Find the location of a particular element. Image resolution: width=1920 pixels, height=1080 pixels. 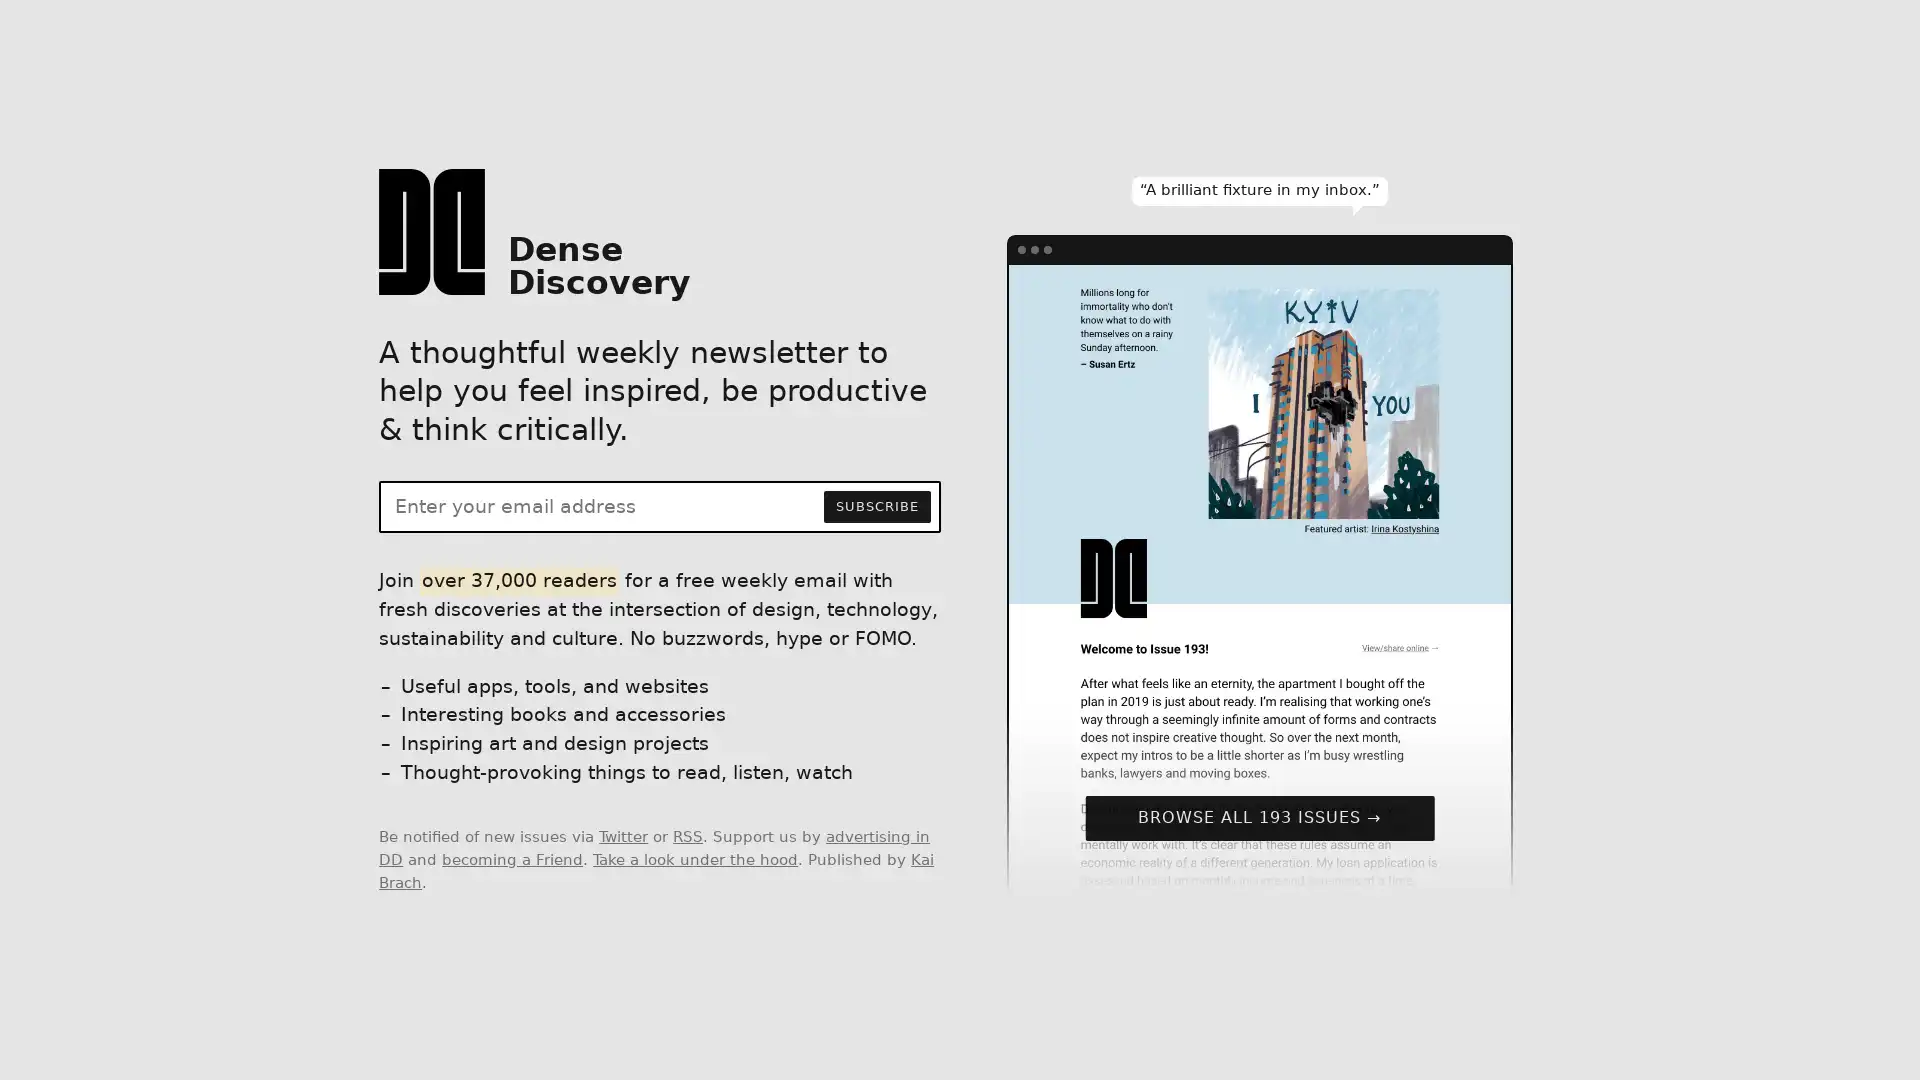

SUBSCRIBE is located at coordinates (877, 504).